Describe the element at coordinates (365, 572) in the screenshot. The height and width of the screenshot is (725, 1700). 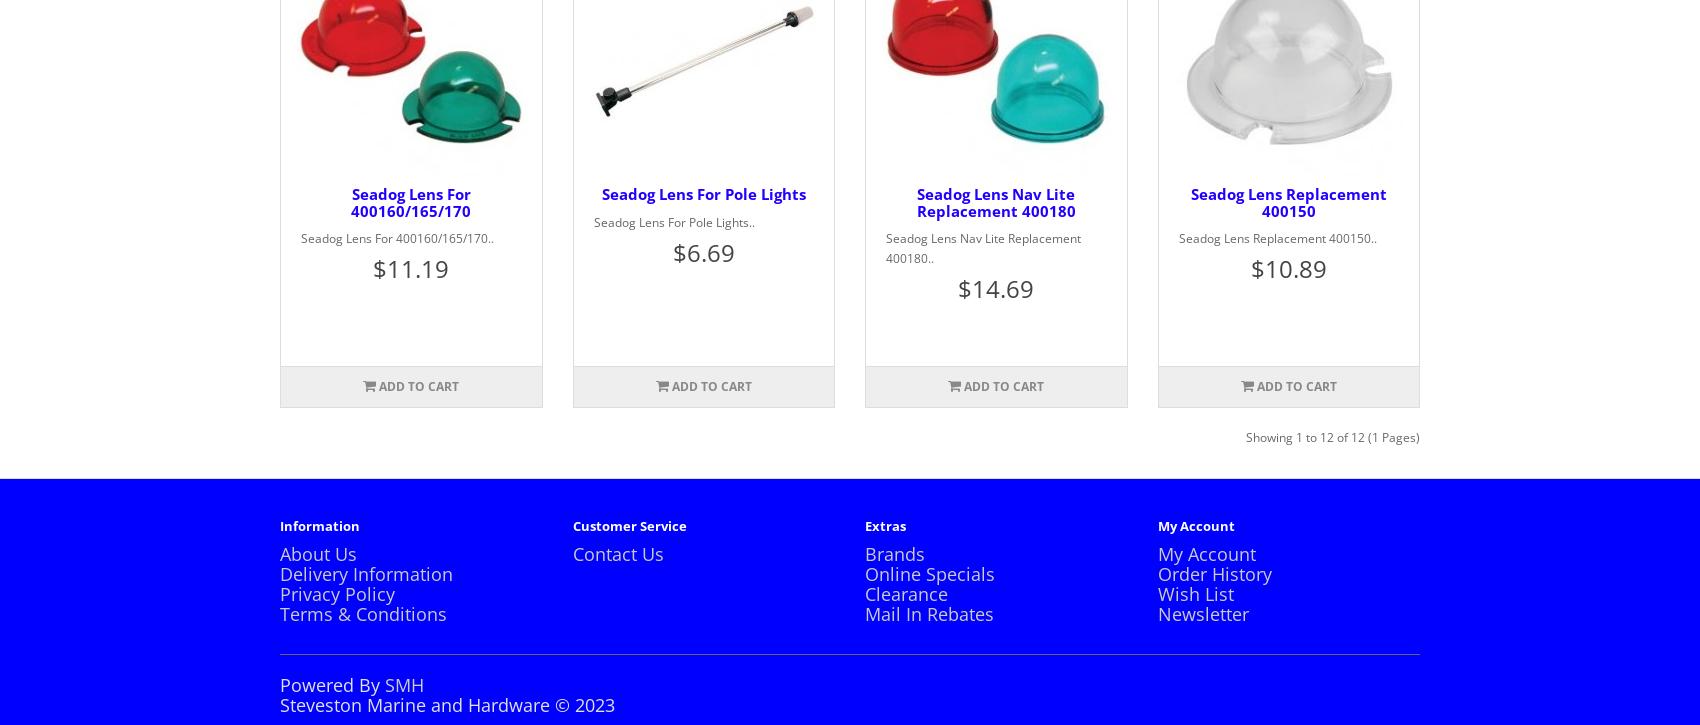
I see `'Delivery Information'` at that location.